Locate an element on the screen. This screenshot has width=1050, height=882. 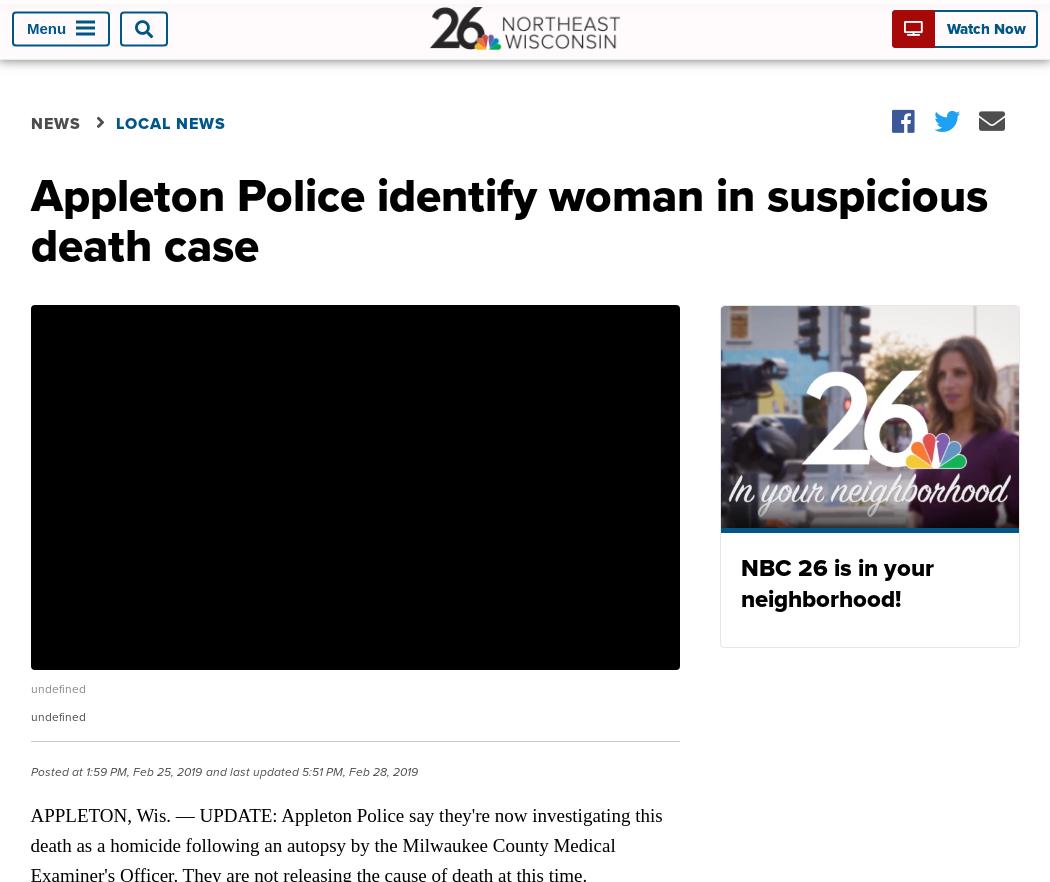
'Local News' is located at coordinates (169, 121).